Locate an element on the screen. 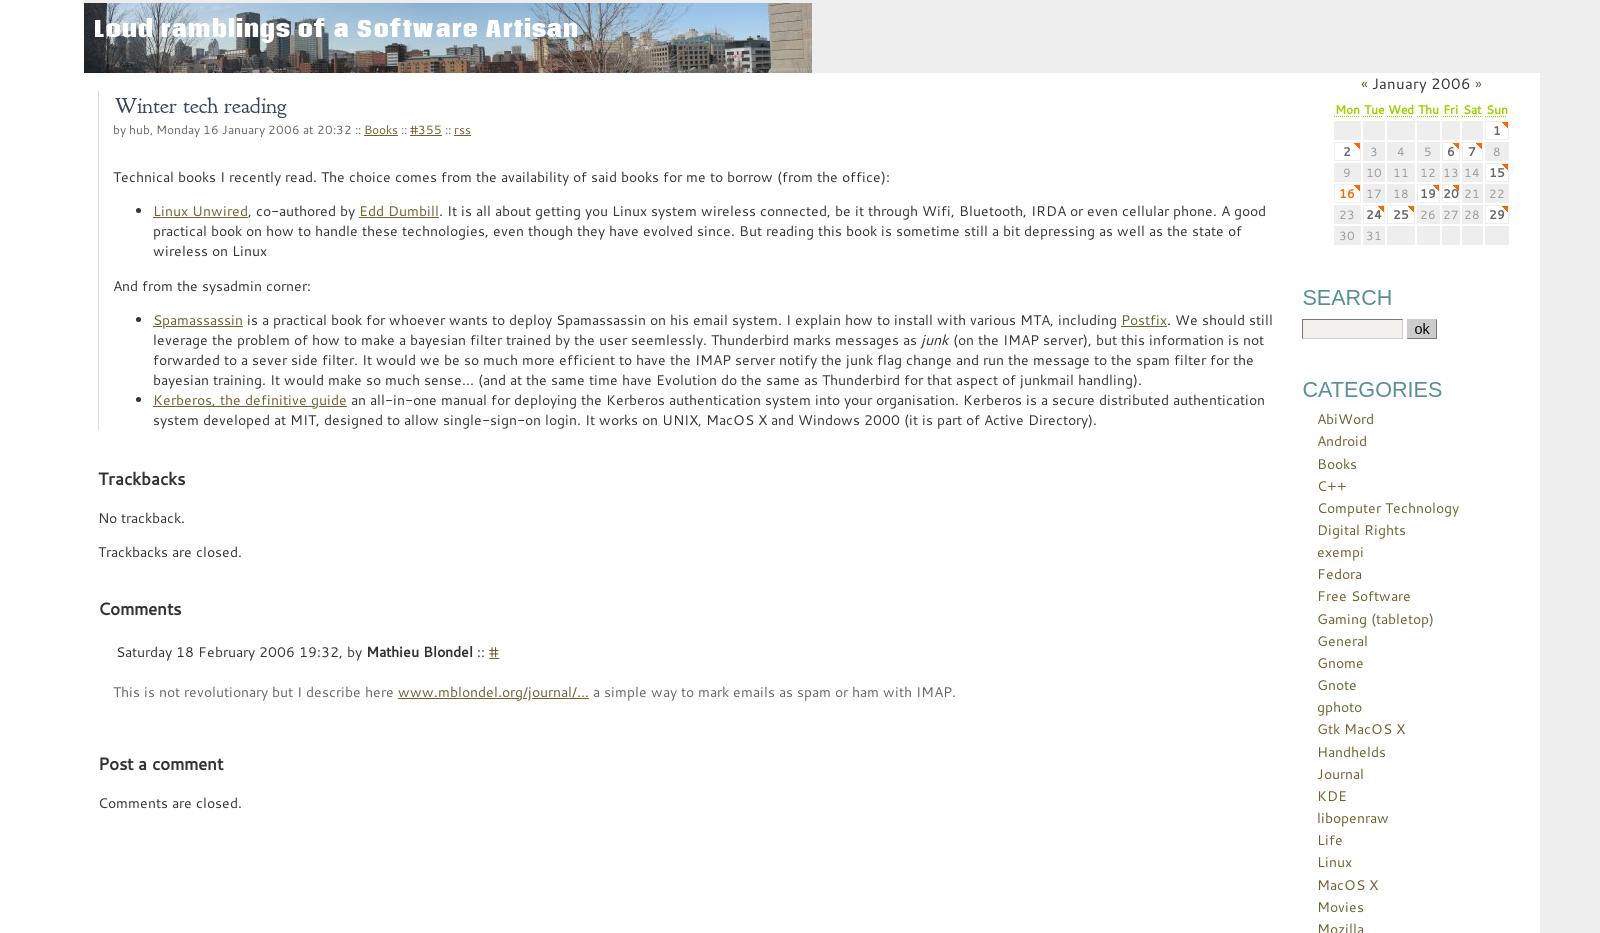  '13' is located at coordinates (1449, 172).